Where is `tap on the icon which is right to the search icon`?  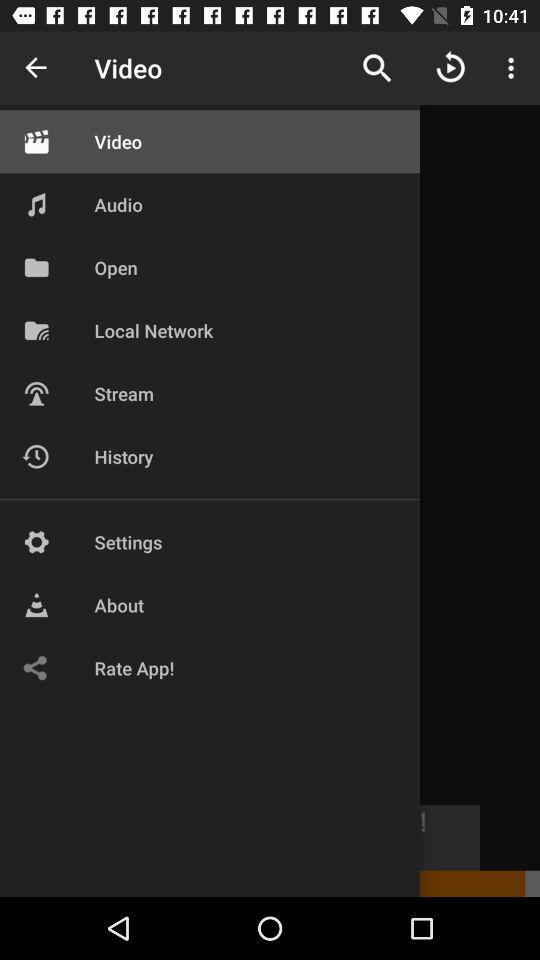
tap on the icon which is right to the search icon is located at coordinates (451, 68).